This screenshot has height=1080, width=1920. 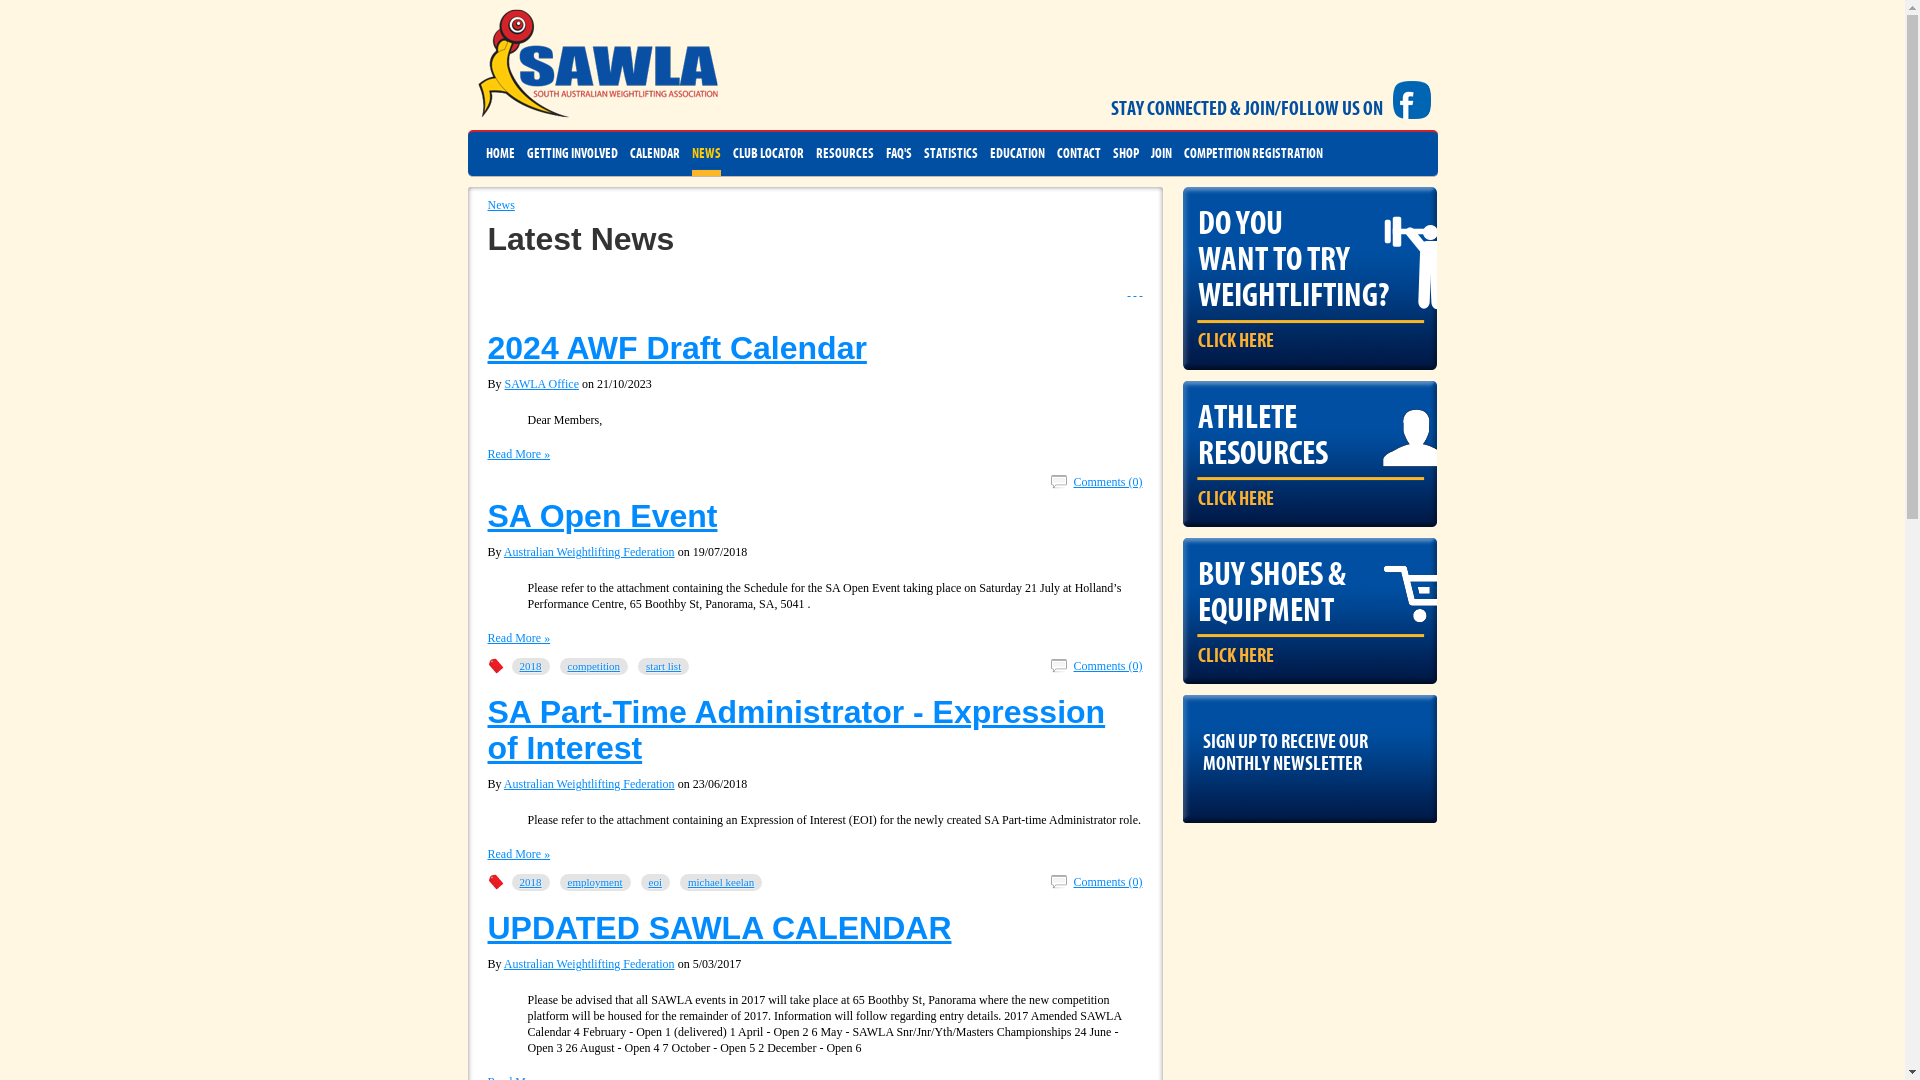 What do you see at coordinates (531, 881) in the screenshot?
I see `'2018'` at bounding box center [531, 881].